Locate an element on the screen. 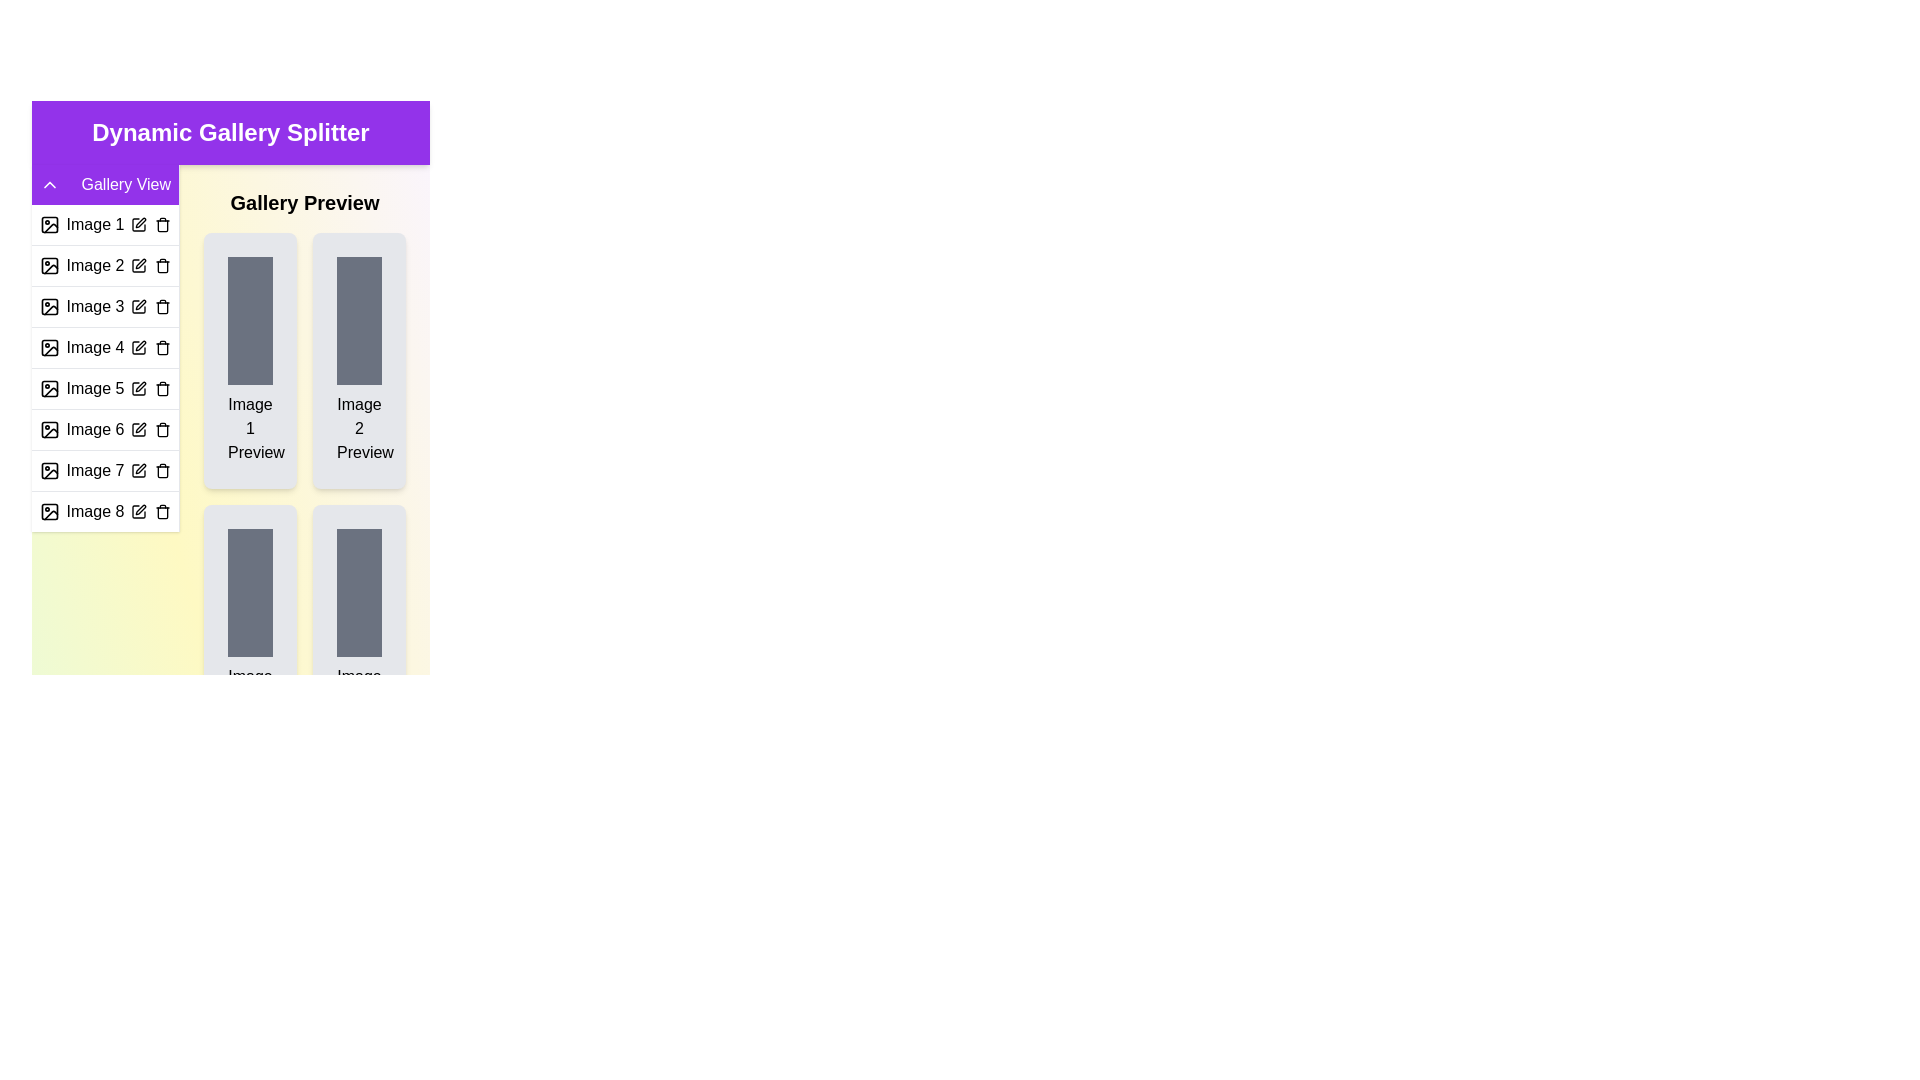 The height and width of the screenshot is (1080, 1920). the Collapsible Section Header labeled 'Gallery View' with a deep purple background and a white chevron icon is located at coordinates (104, 185).